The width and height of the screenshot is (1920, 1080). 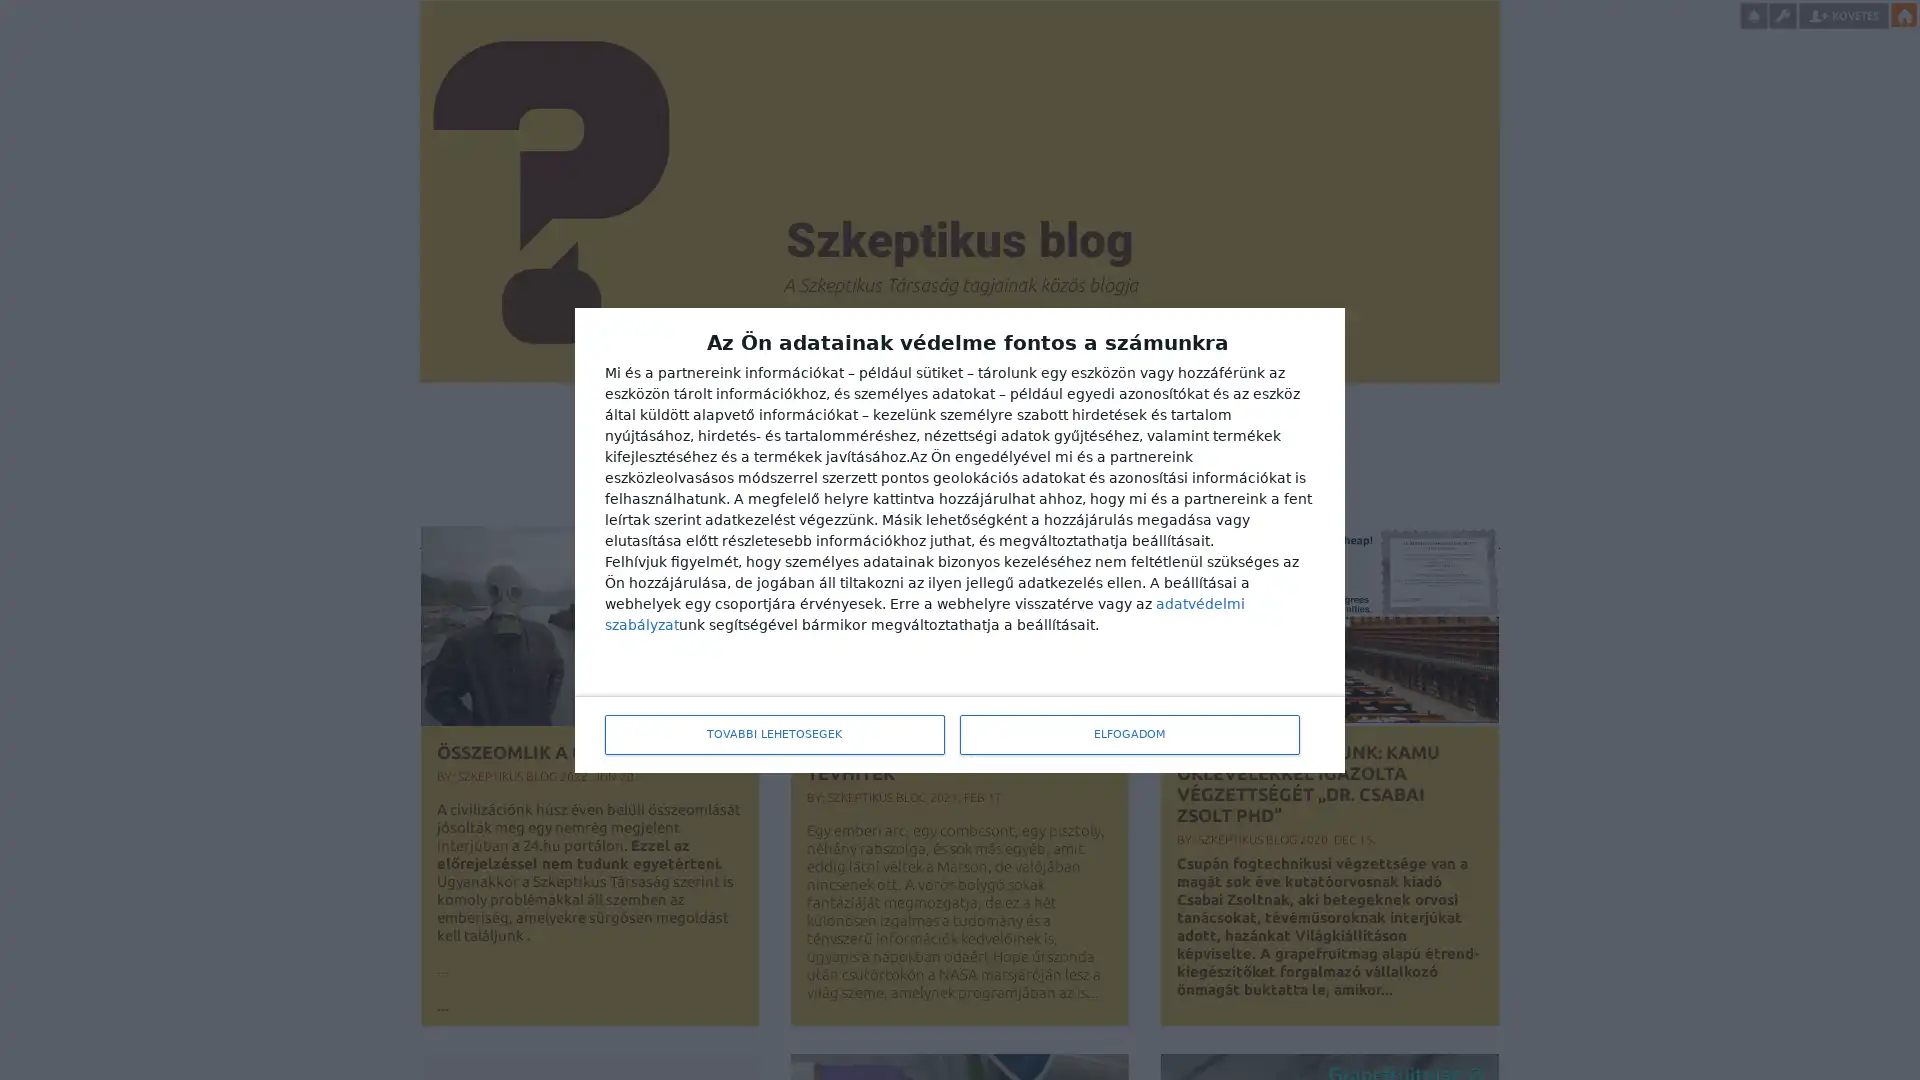 I want to click on ELFOGADOM, so click(x=1129, y=733).